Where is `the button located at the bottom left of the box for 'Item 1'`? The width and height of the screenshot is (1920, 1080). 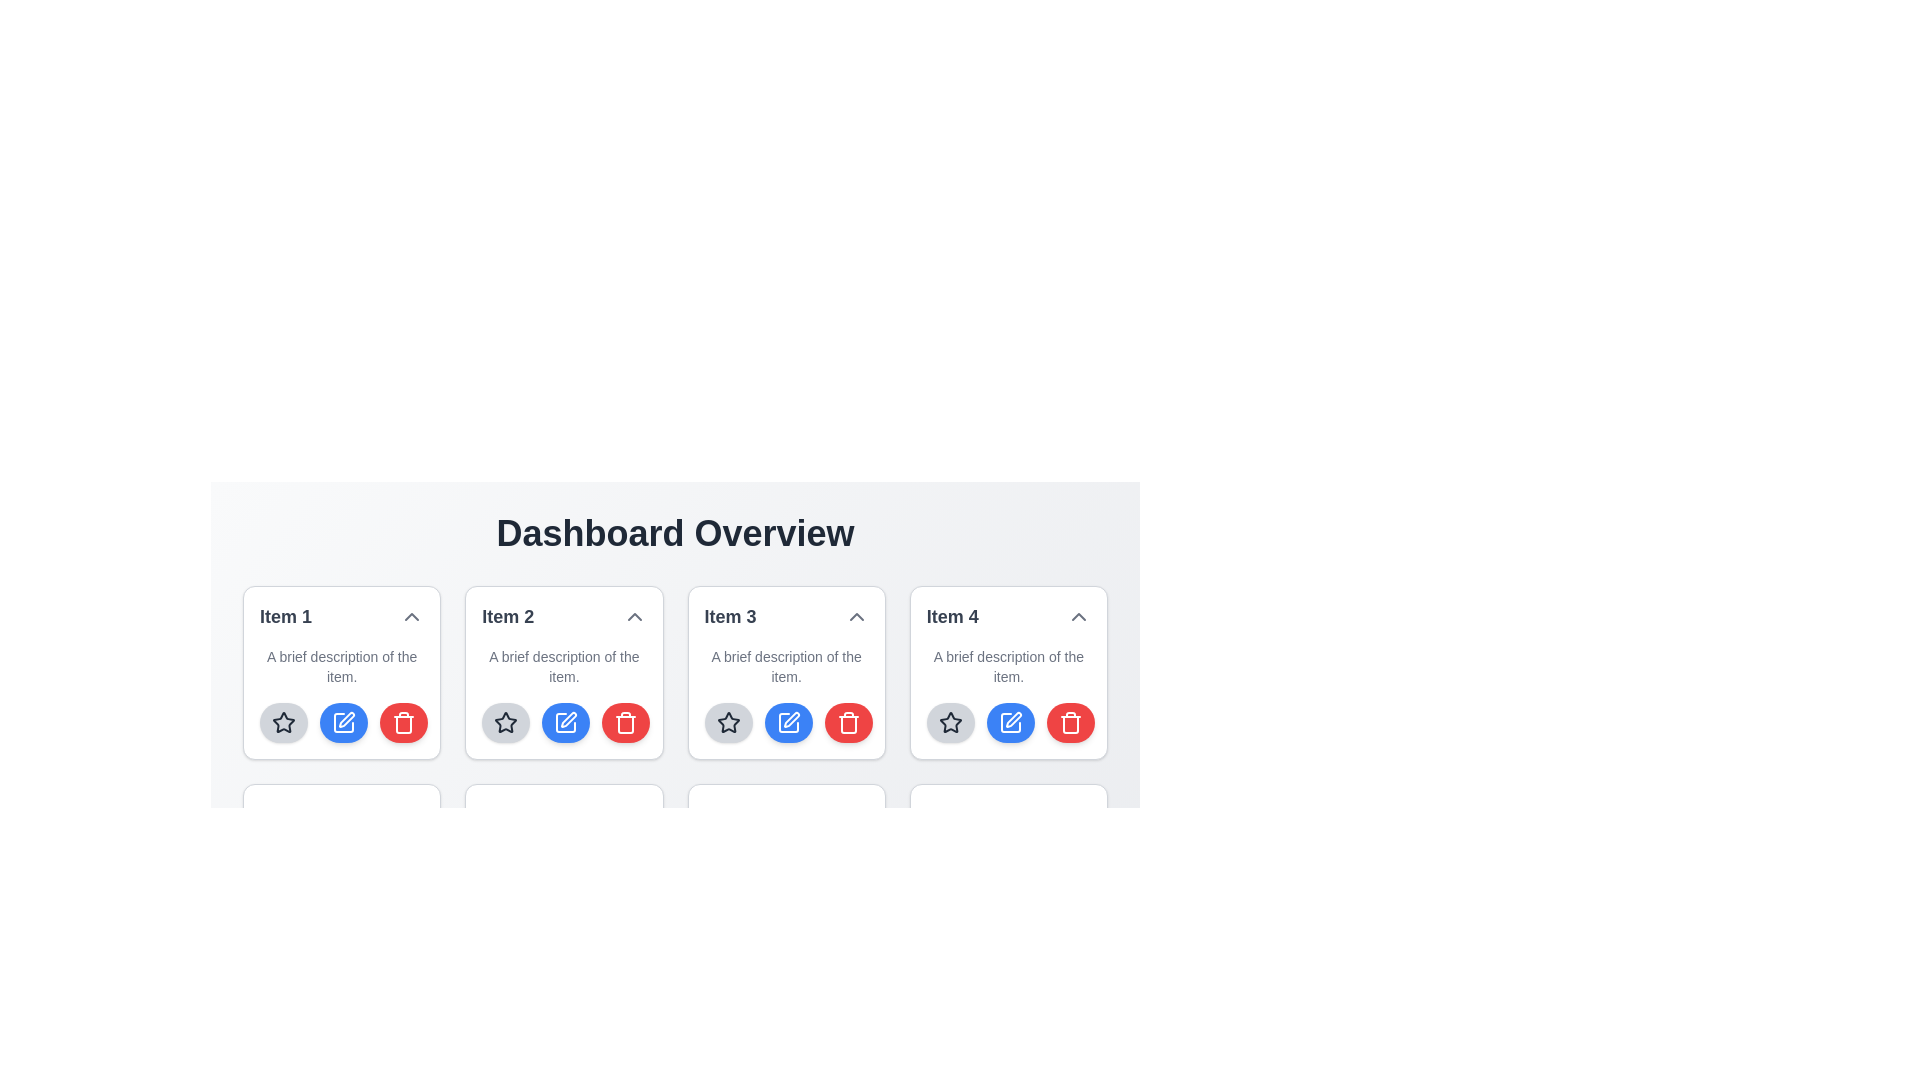
the button located at the bottom left of the box for 'Item 1' is located at coordinates (282, 722).